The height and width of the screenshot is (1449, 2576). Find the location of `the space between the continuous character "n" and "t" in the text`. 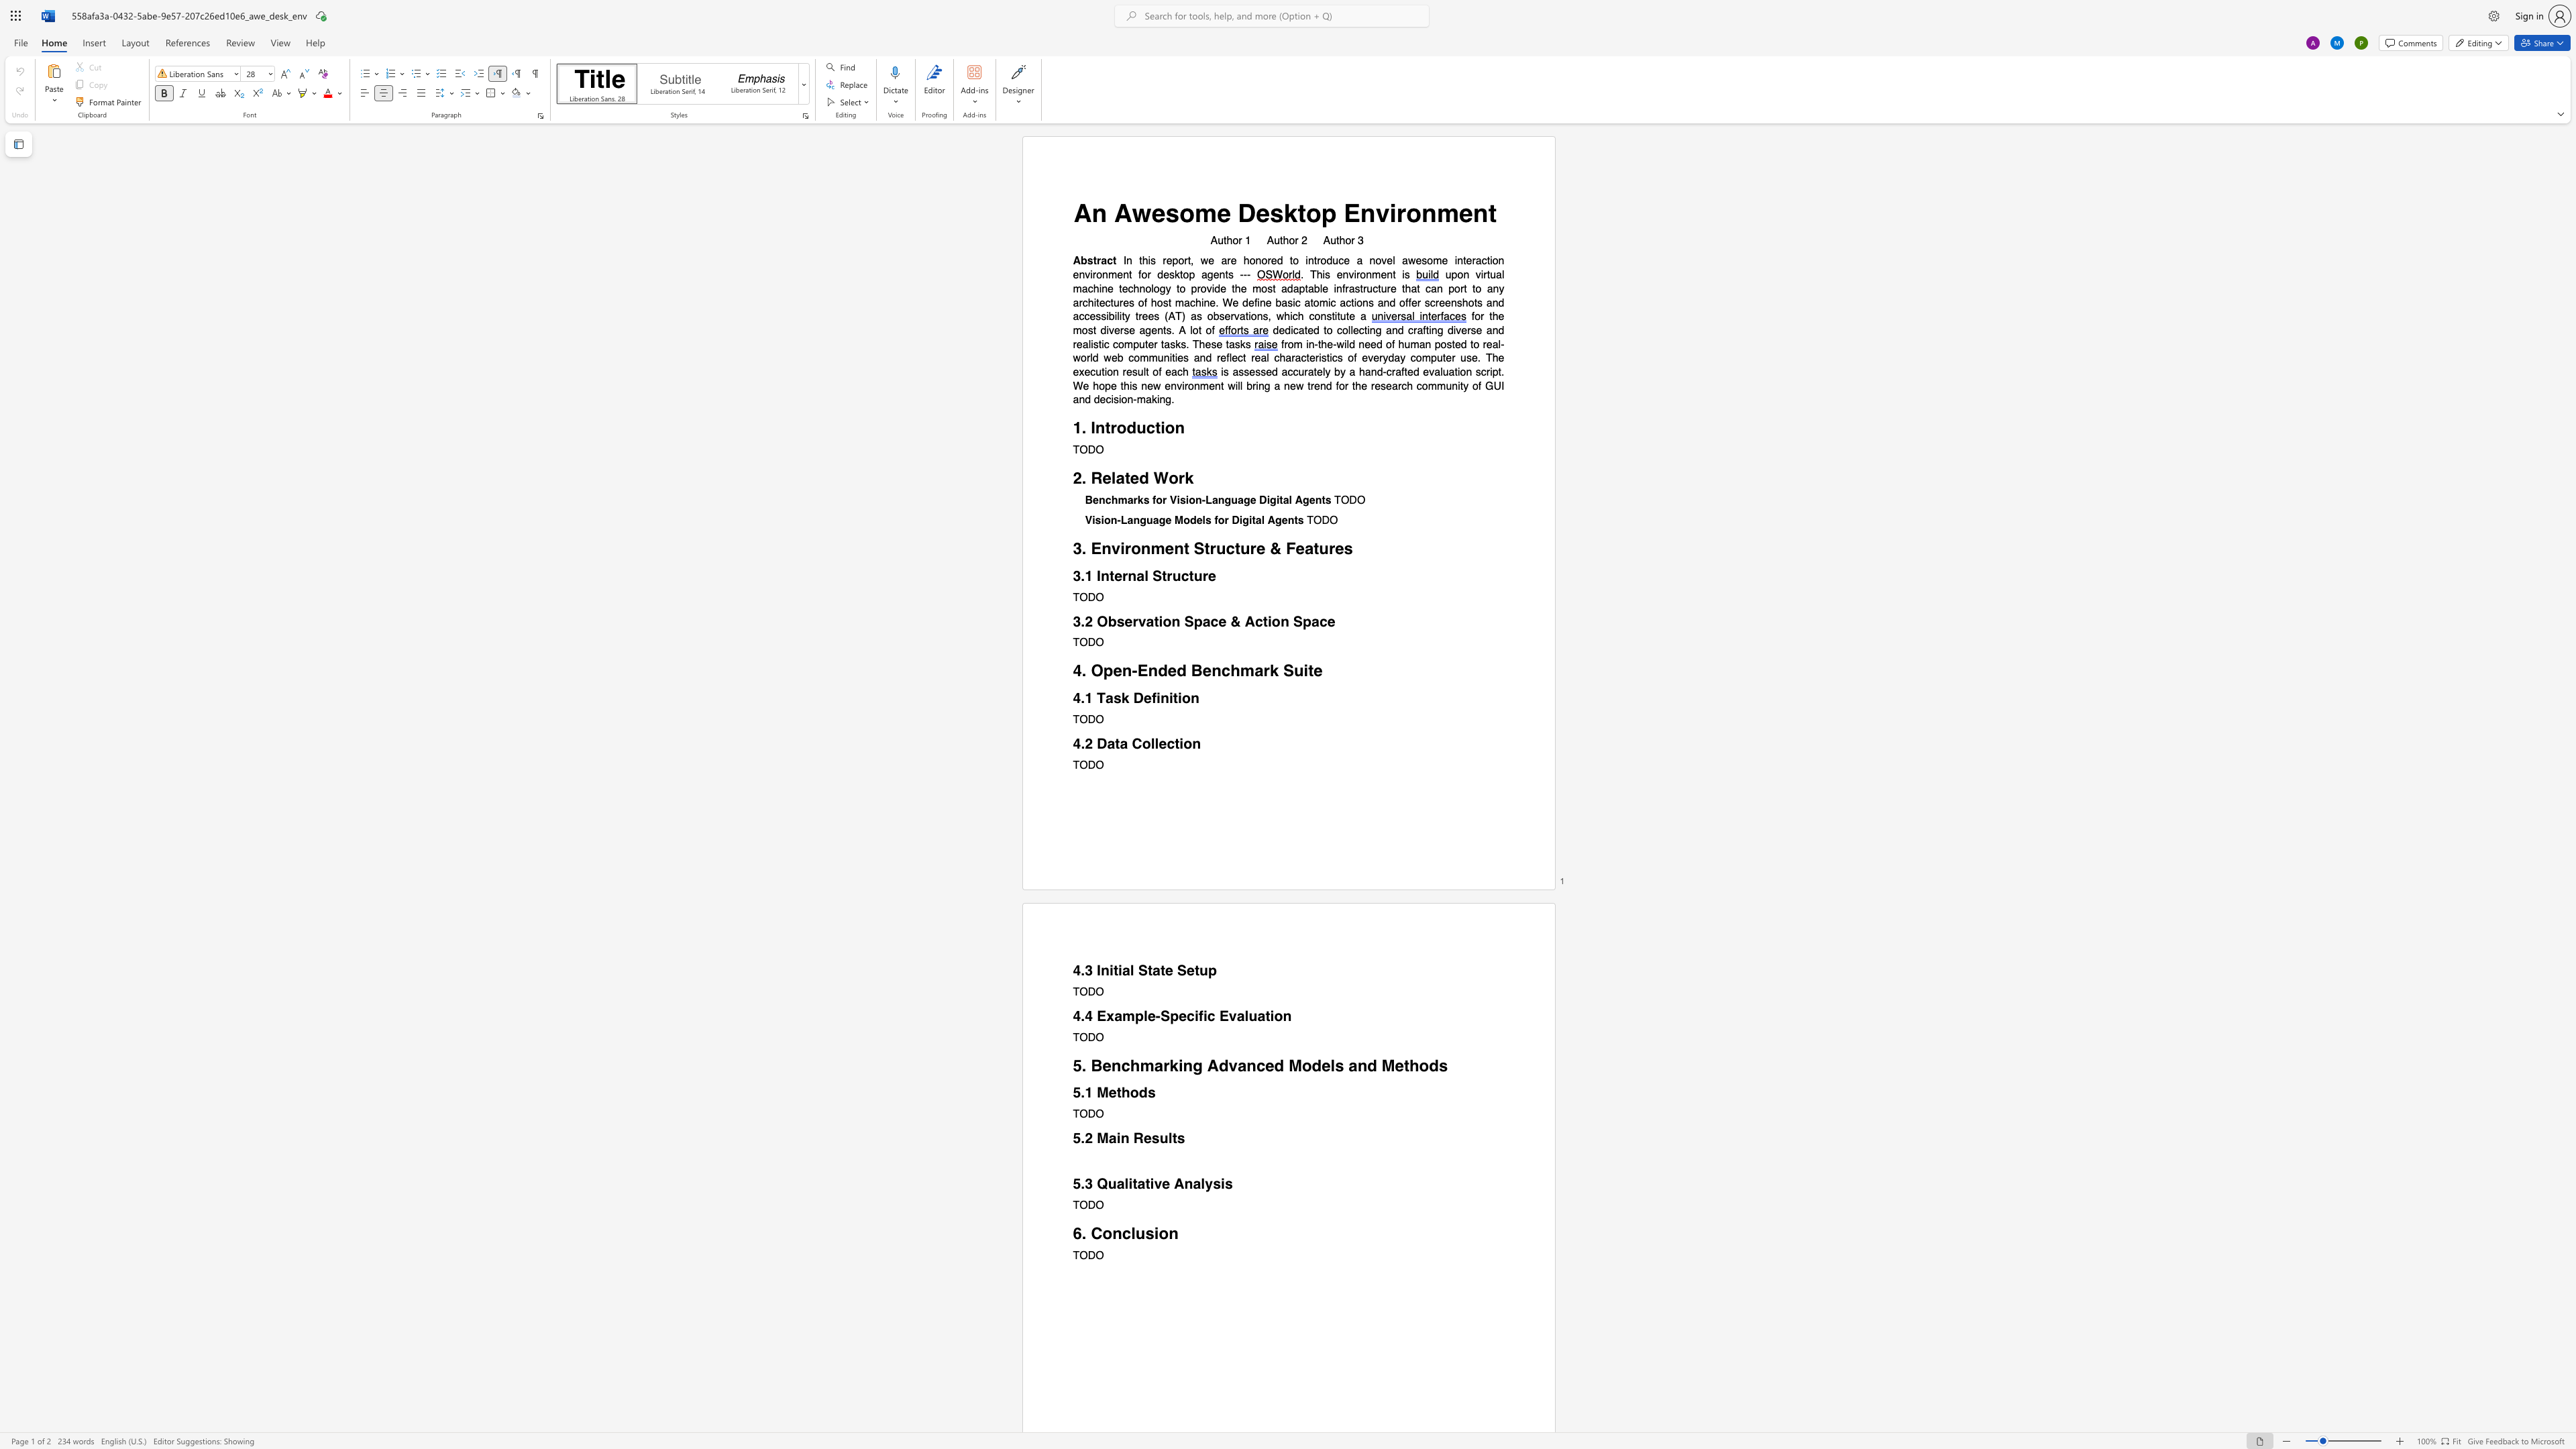

the space between the continuous character "n" and "t" in the text is located at coordinates (1103, 427).